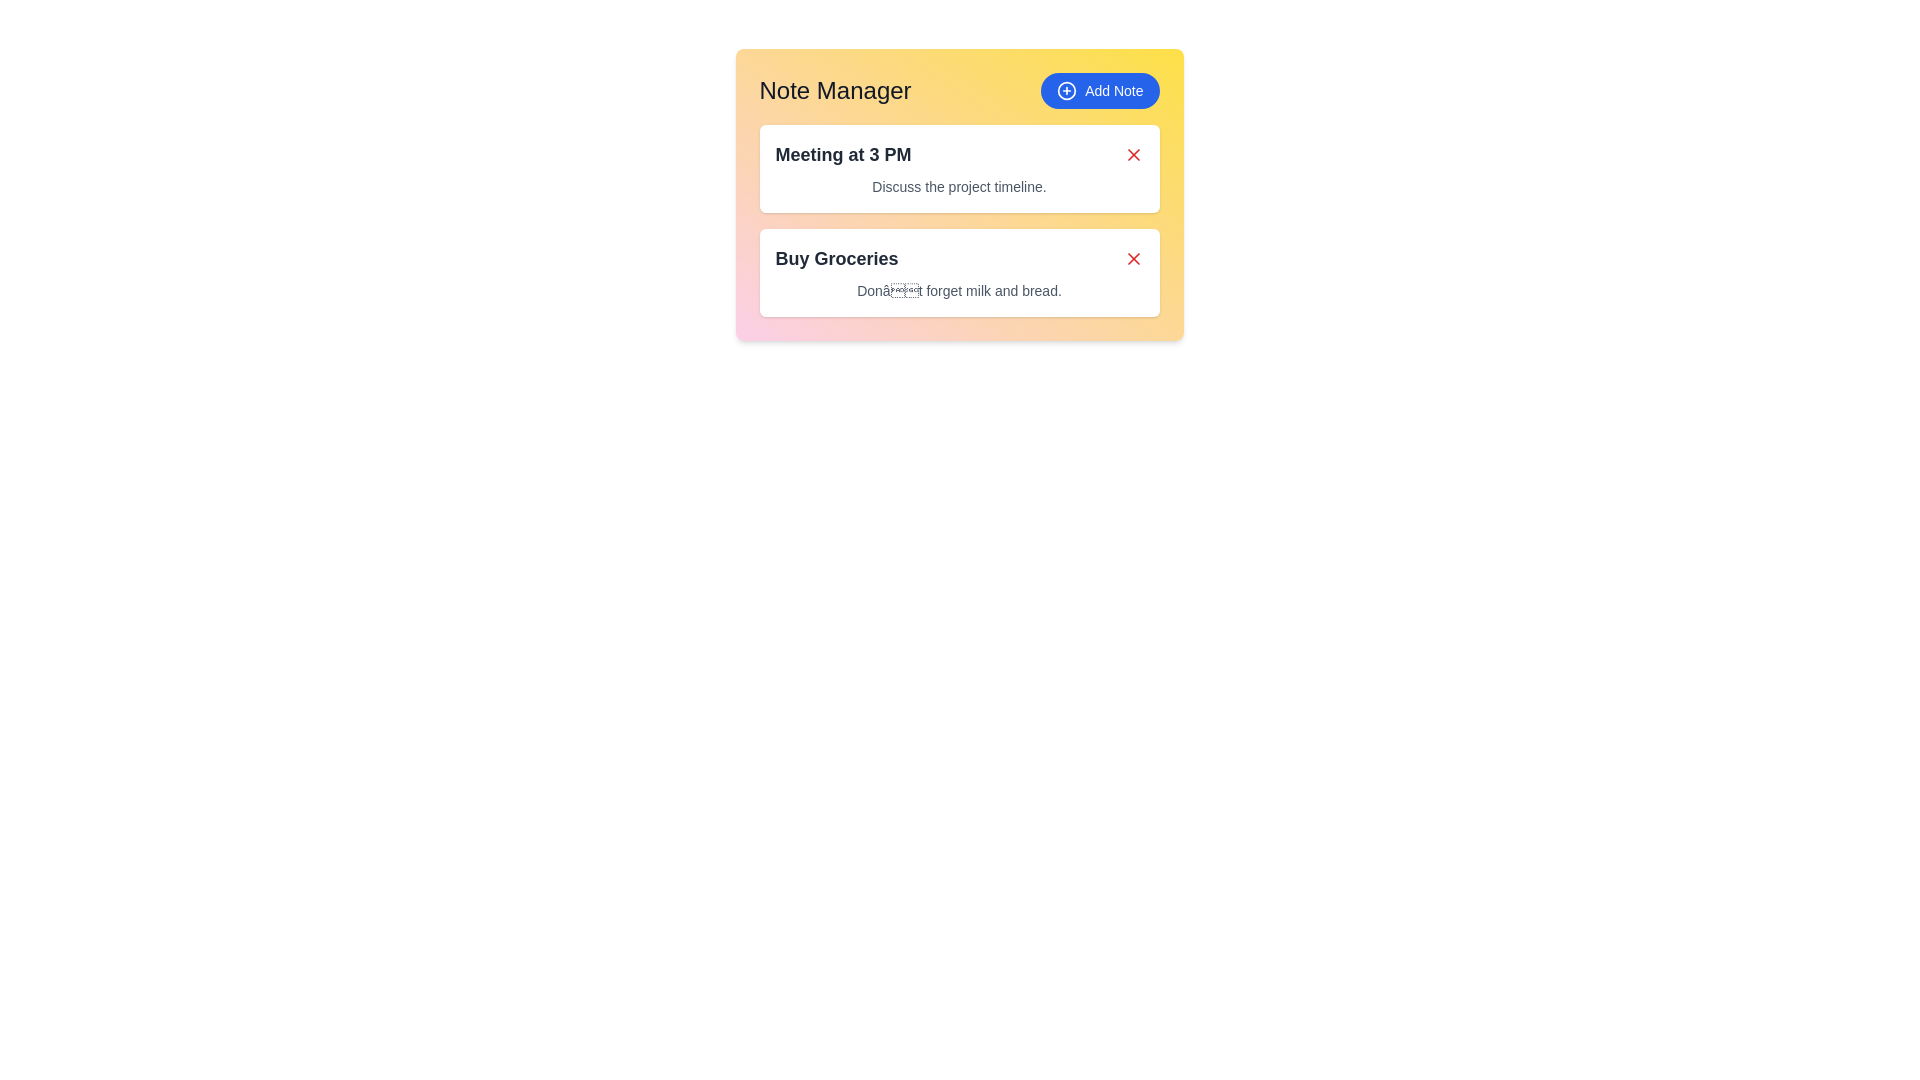  Describe the element at coordinates (1133, 153) in the screenshot. I see `the delete button for the note titled 'Meeting at 3 PM'` at that location.